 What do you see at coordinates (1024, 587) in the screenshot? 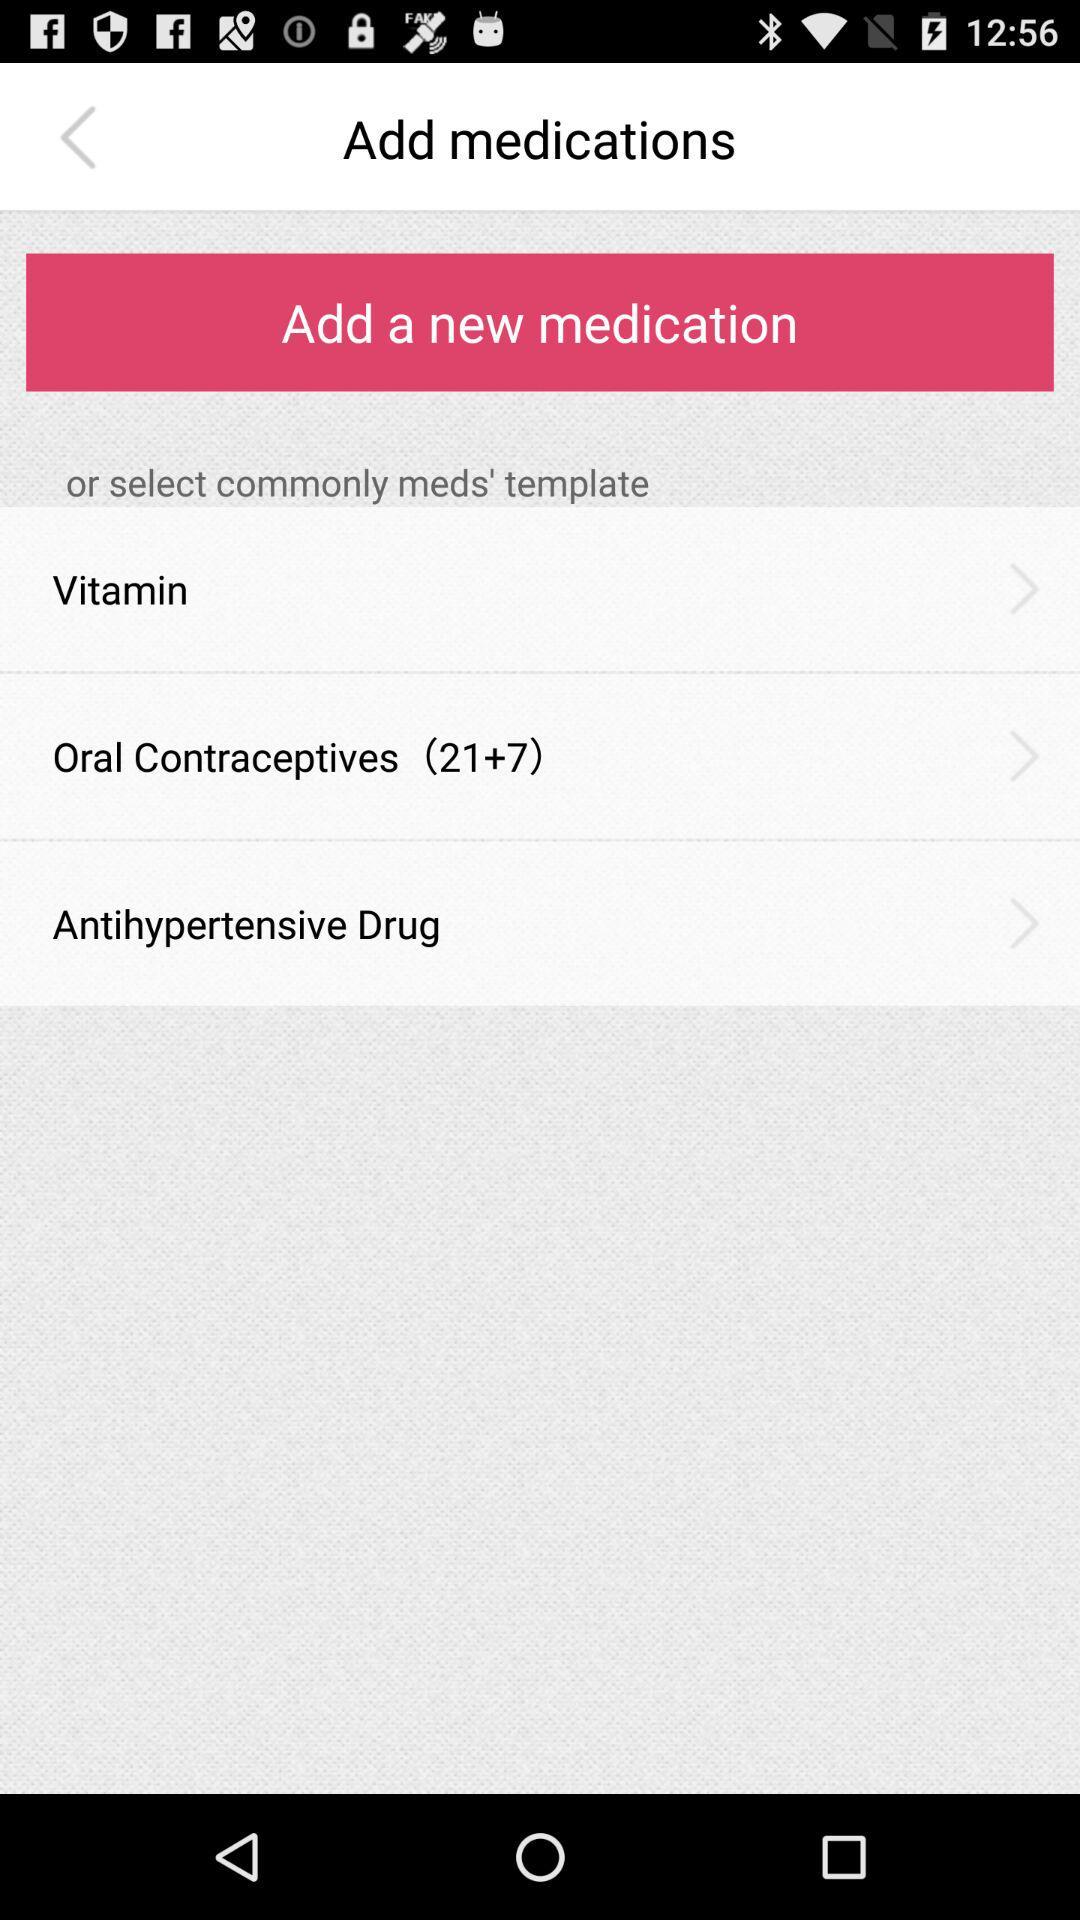
I see `item below the or select commonly` at bounding box center [1024, 587].